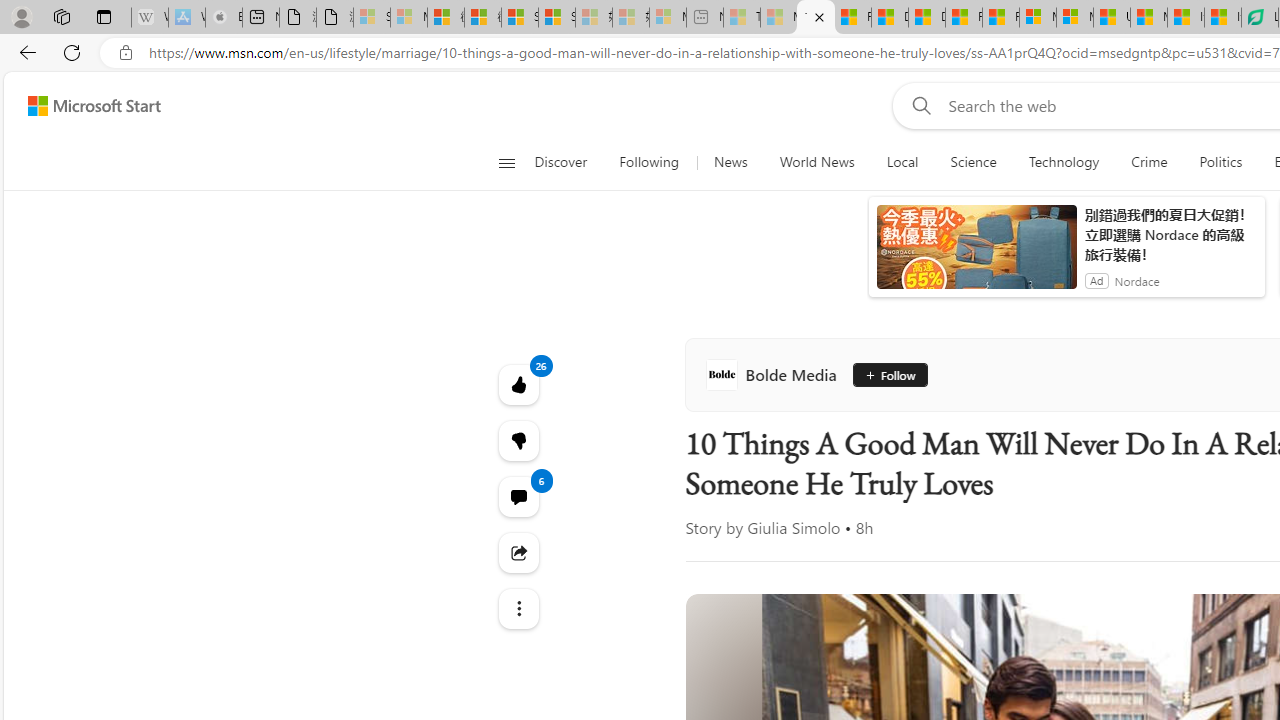 The image size is (1280, 720). Describe the element at coordinates (518, 608) in the screenshot. I see `'See more'` at that location.